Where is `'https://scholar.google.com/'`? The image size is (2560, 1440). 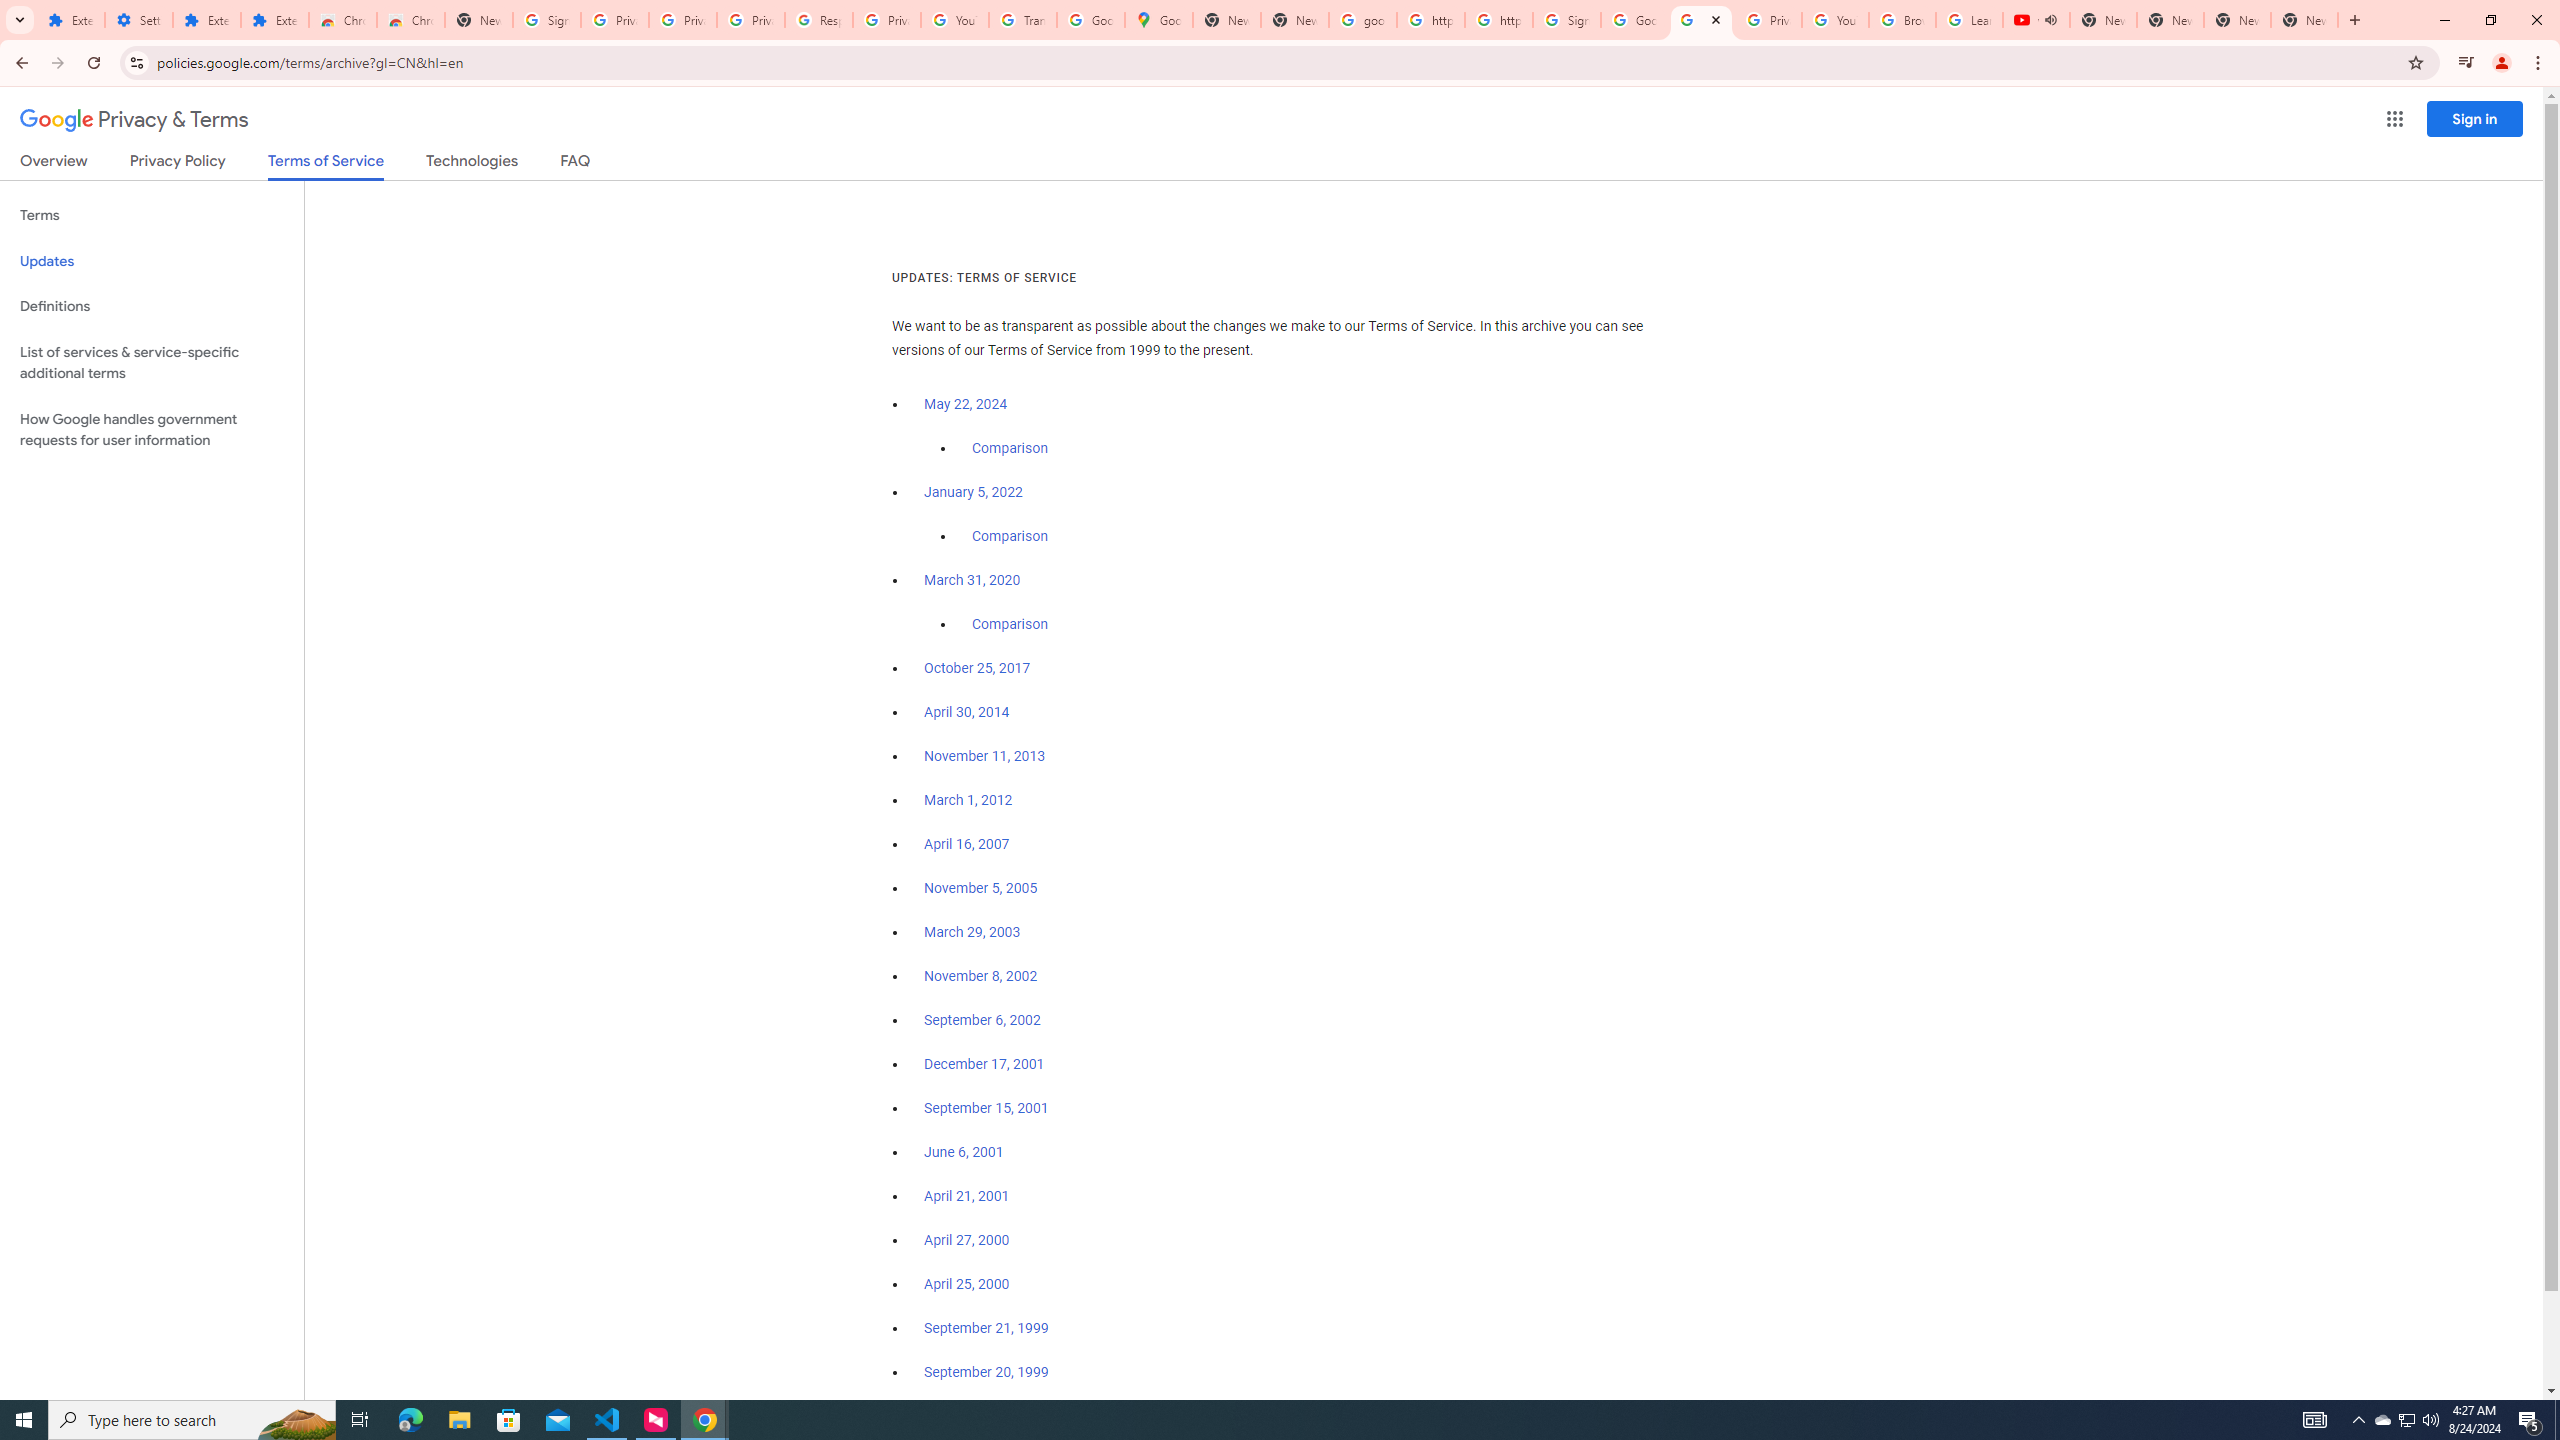 'https://scholar.google.com/' is located at coordinates (1497, 19).